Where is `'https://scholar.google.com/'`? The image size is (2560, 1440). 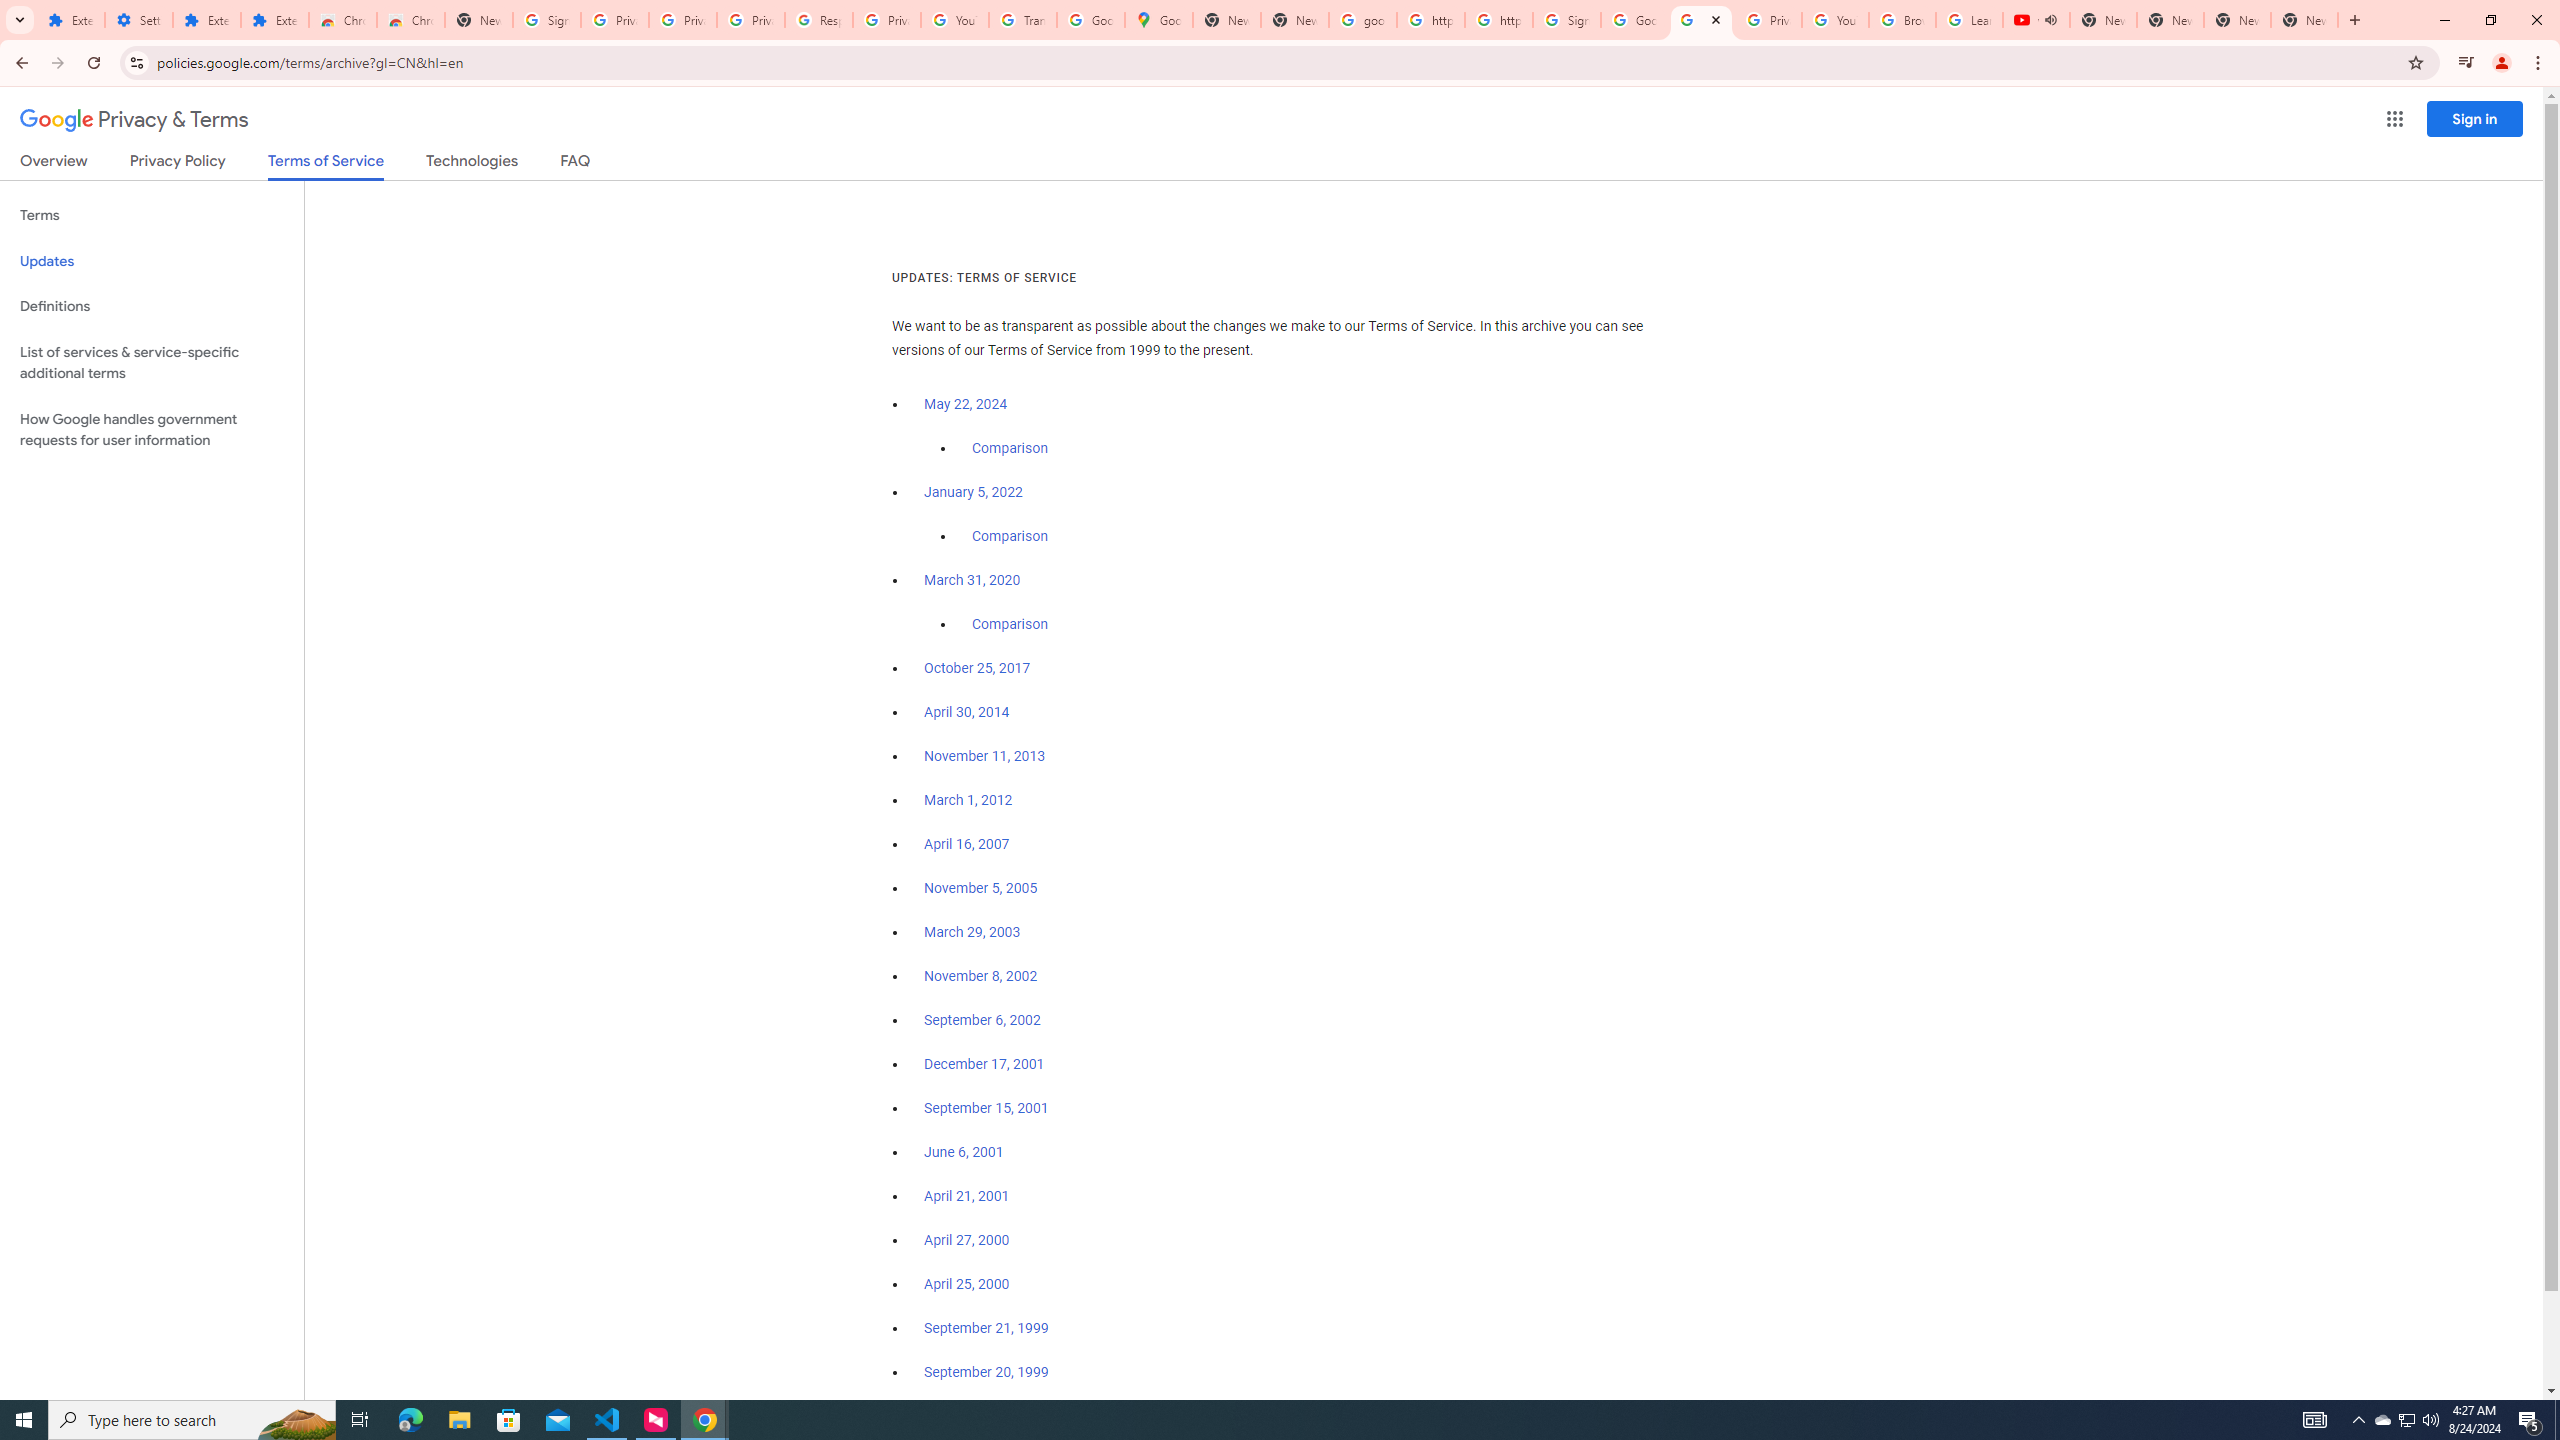 'https://scholar.google.com/' is located at coordinates (1497, 19).